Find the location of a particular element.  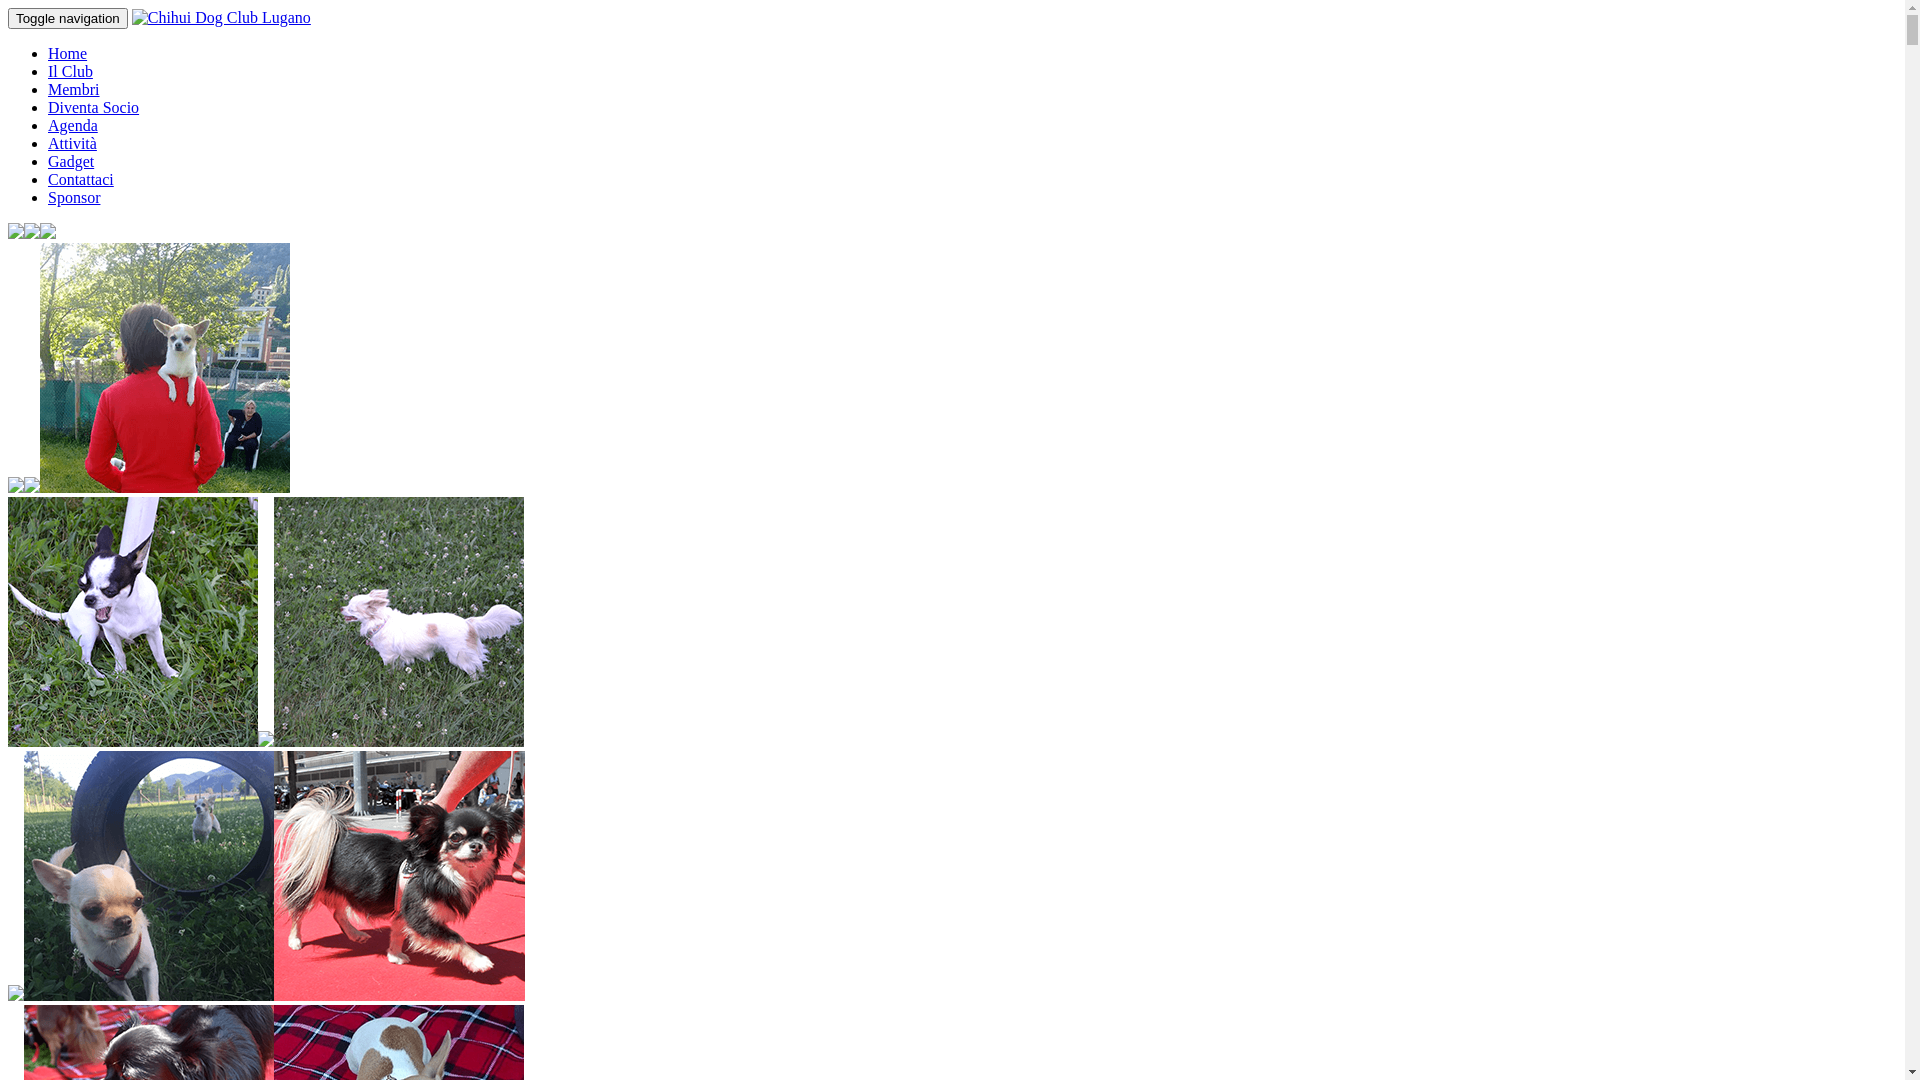

'Gadget' is located at coordinates (48, 160).